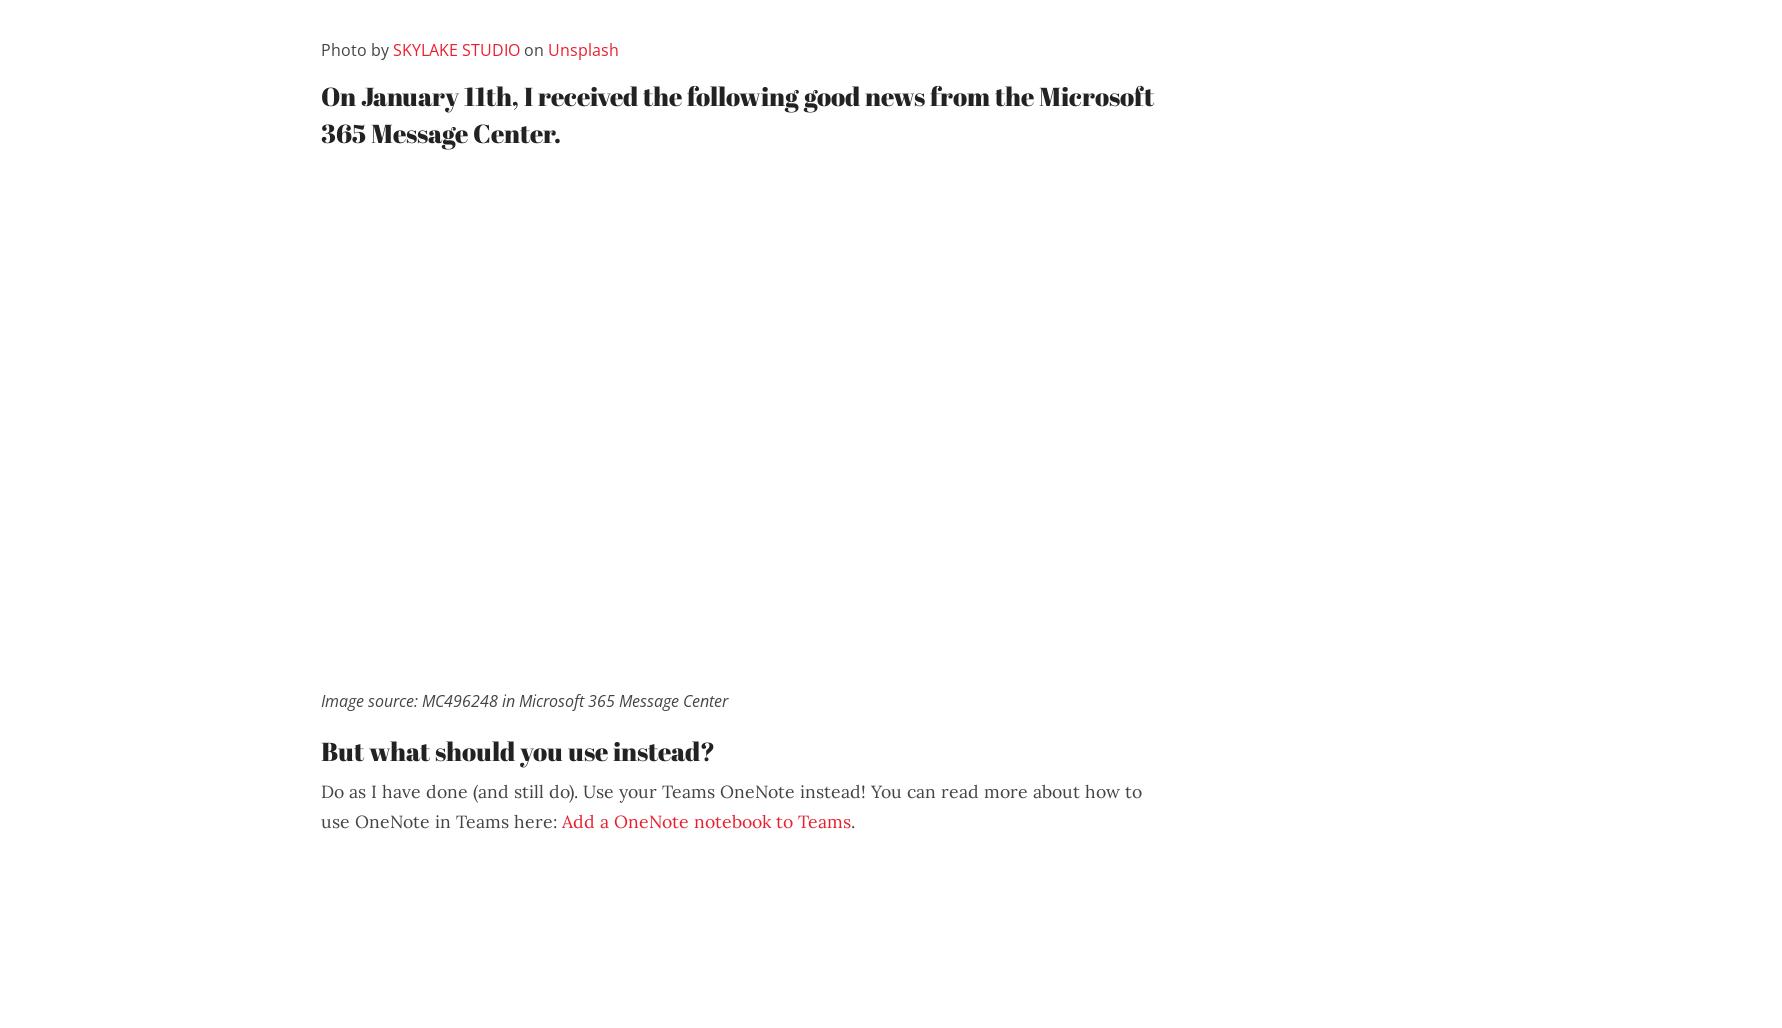 The height and width of the screenshot is (1028, 1782). Describe the element at coordinates (583, 49) in the screenshot. I see `'Unsplash'` at that location.